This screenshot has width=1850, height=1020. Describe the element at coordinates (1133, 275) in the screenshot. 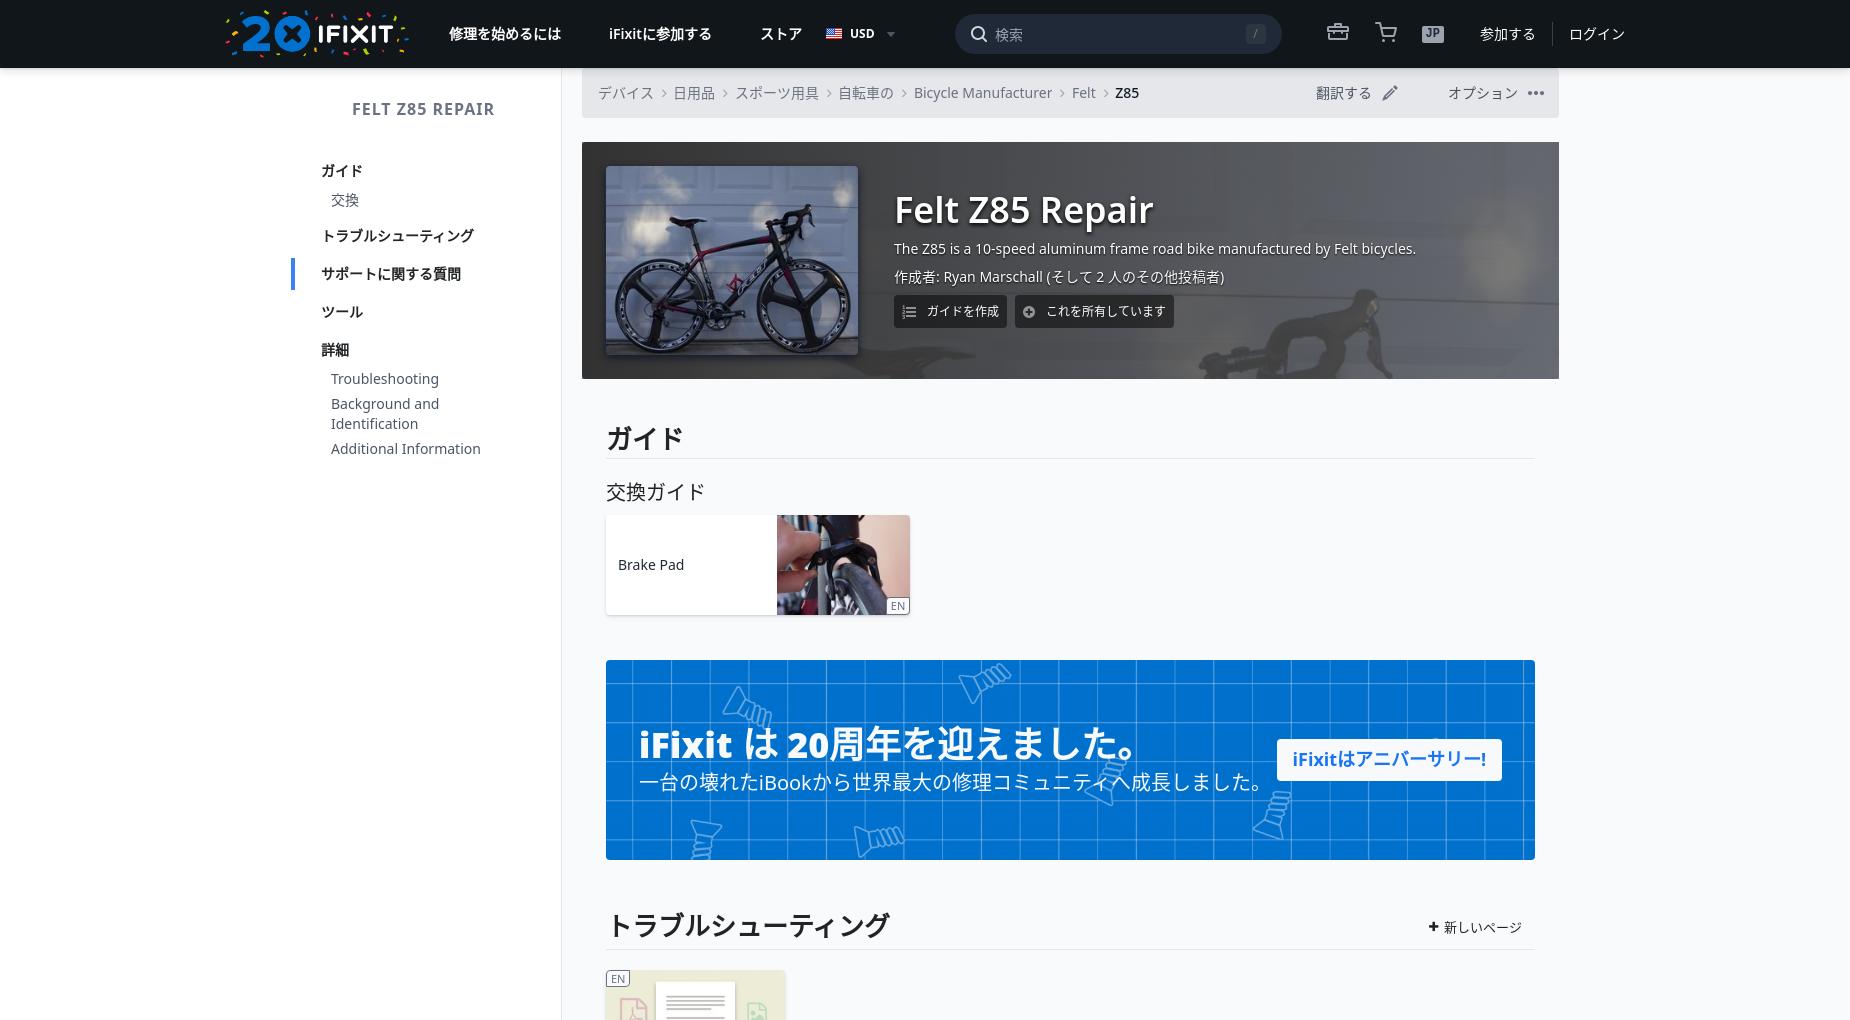

I see `'(そして 2 人のその他投稿者)'` at that location.